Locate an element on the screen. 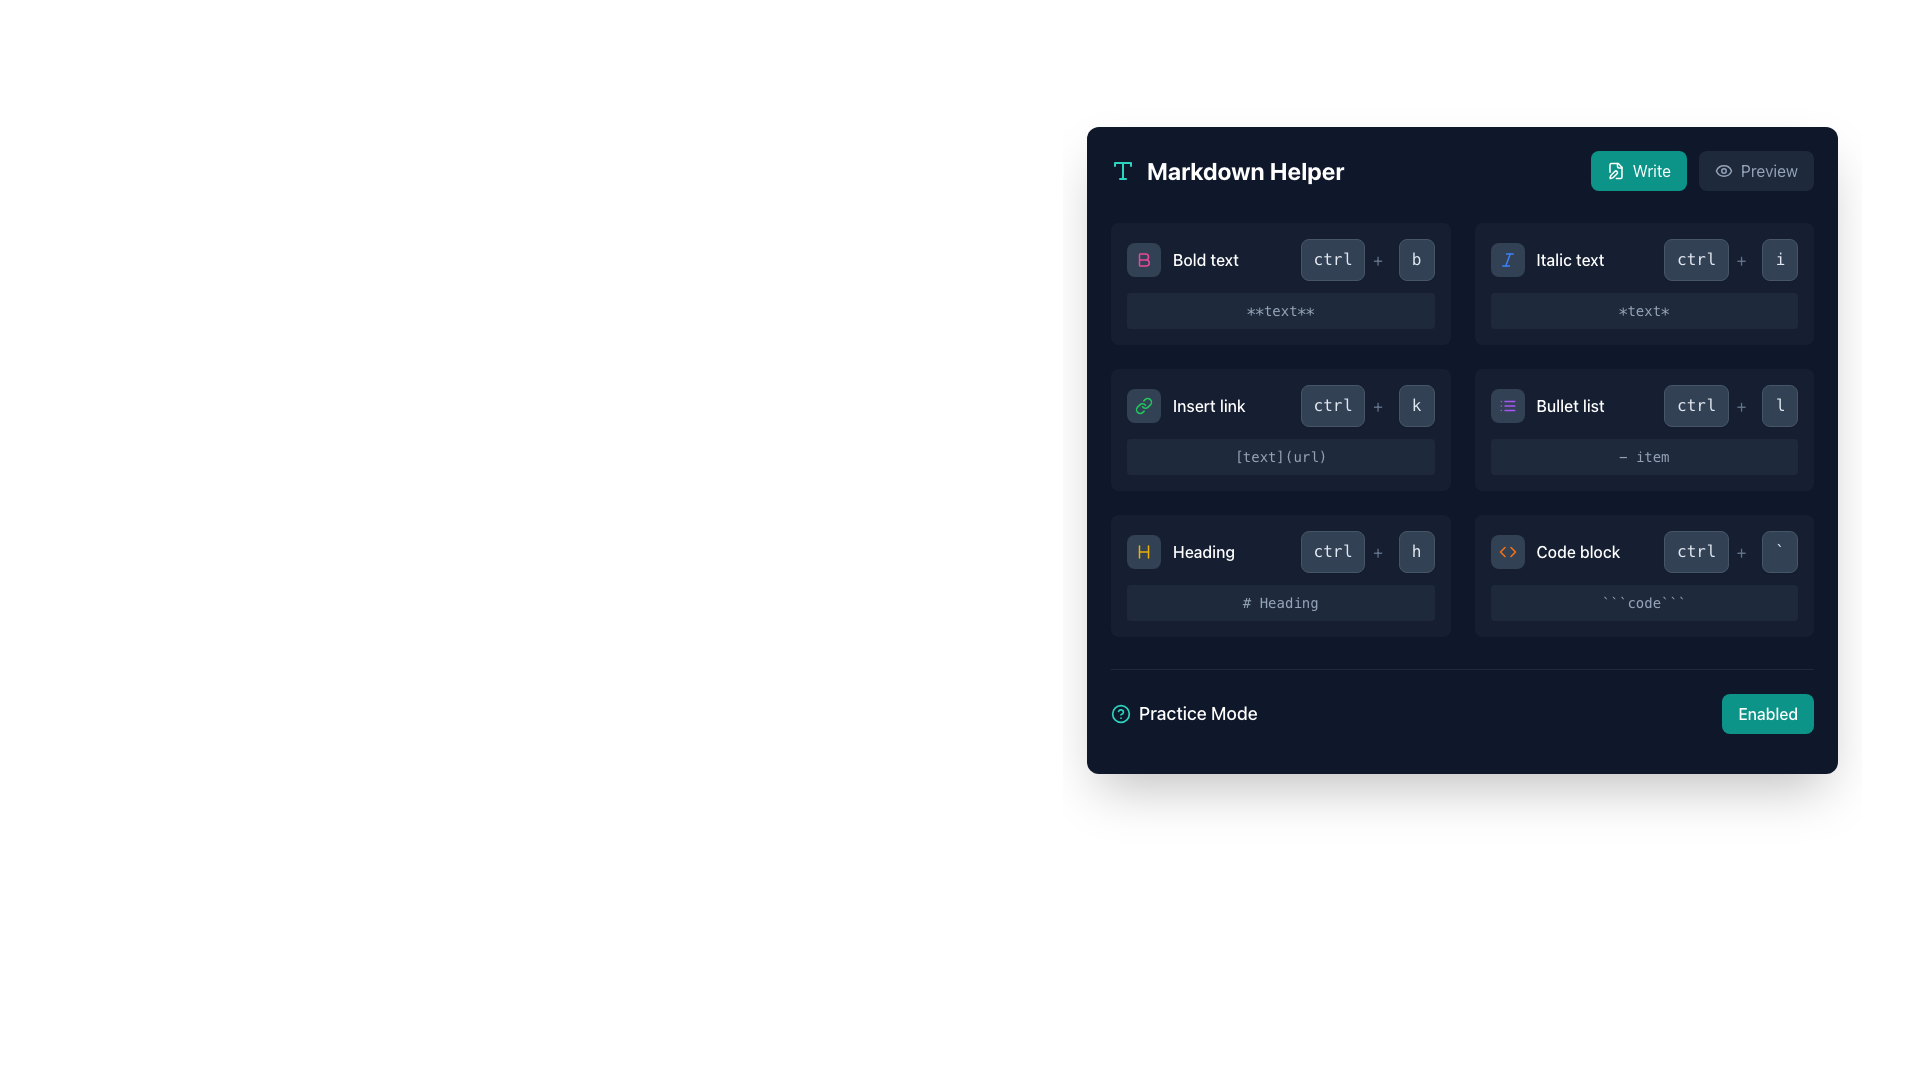 This screenshot has height=1080, width=1920. the square button with a pink bold 'B' icon is located at coordinates (1143, 258).